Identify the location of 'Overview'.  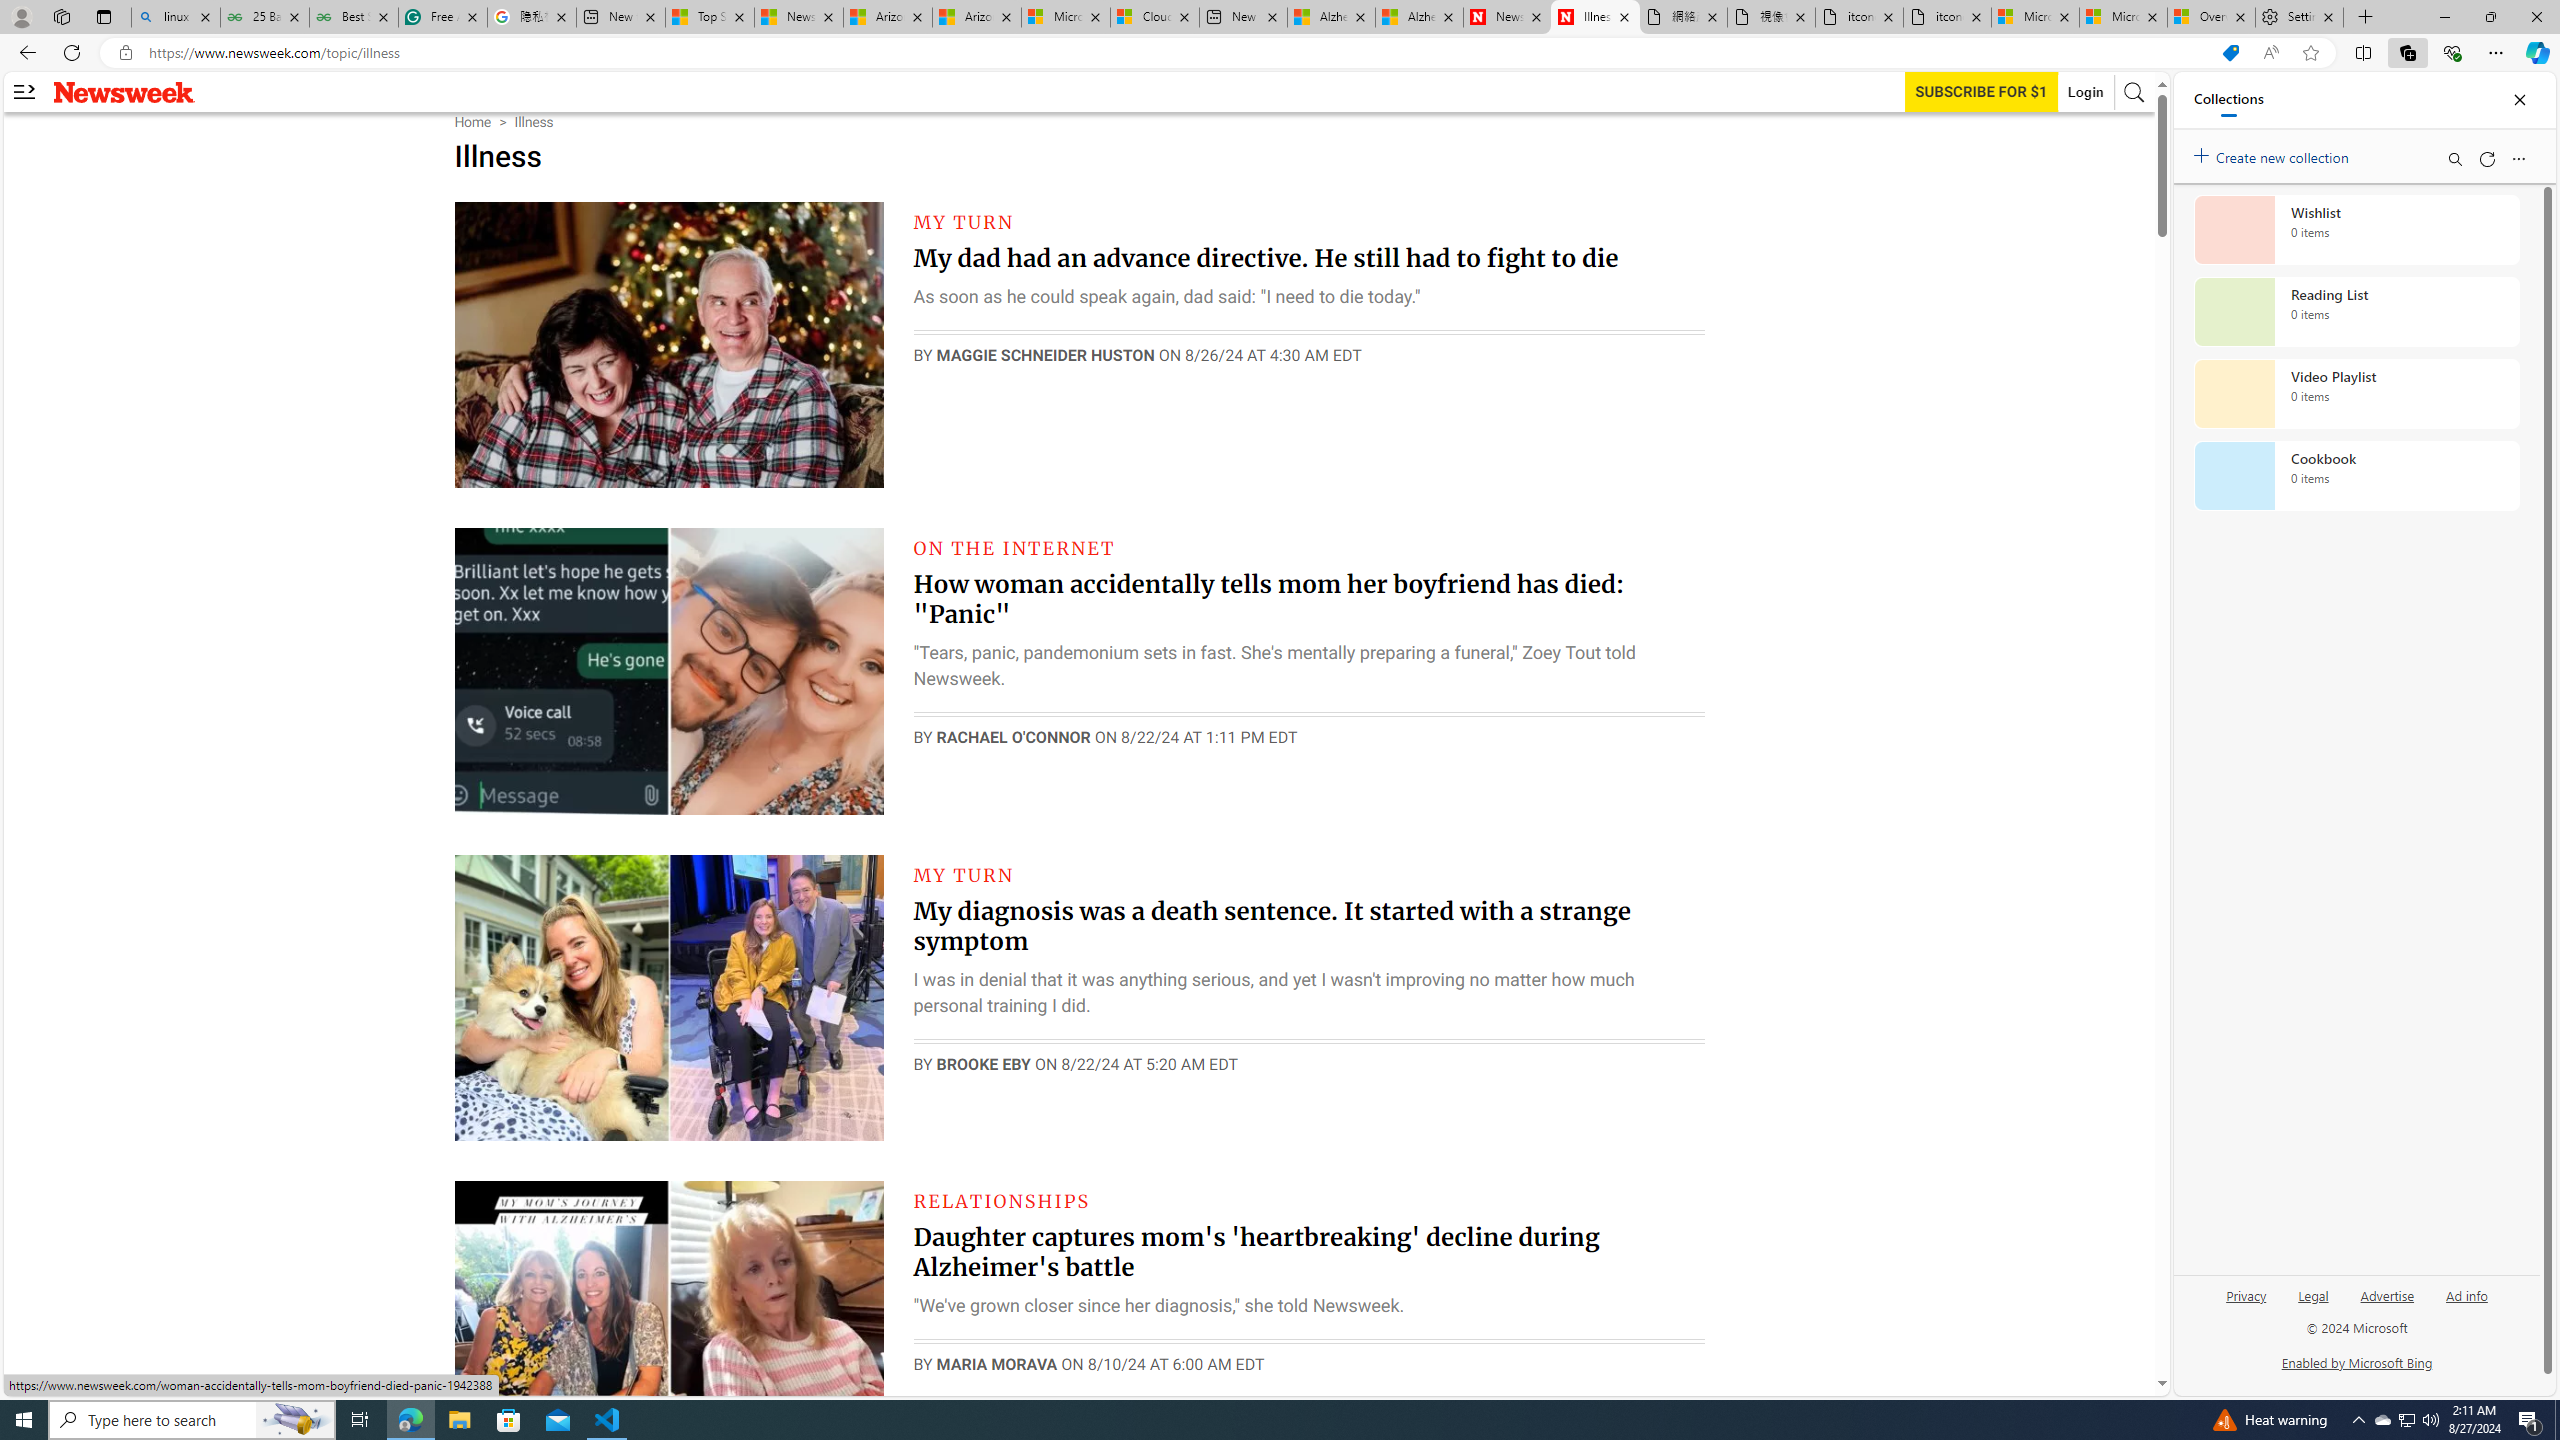
(2209, 16).